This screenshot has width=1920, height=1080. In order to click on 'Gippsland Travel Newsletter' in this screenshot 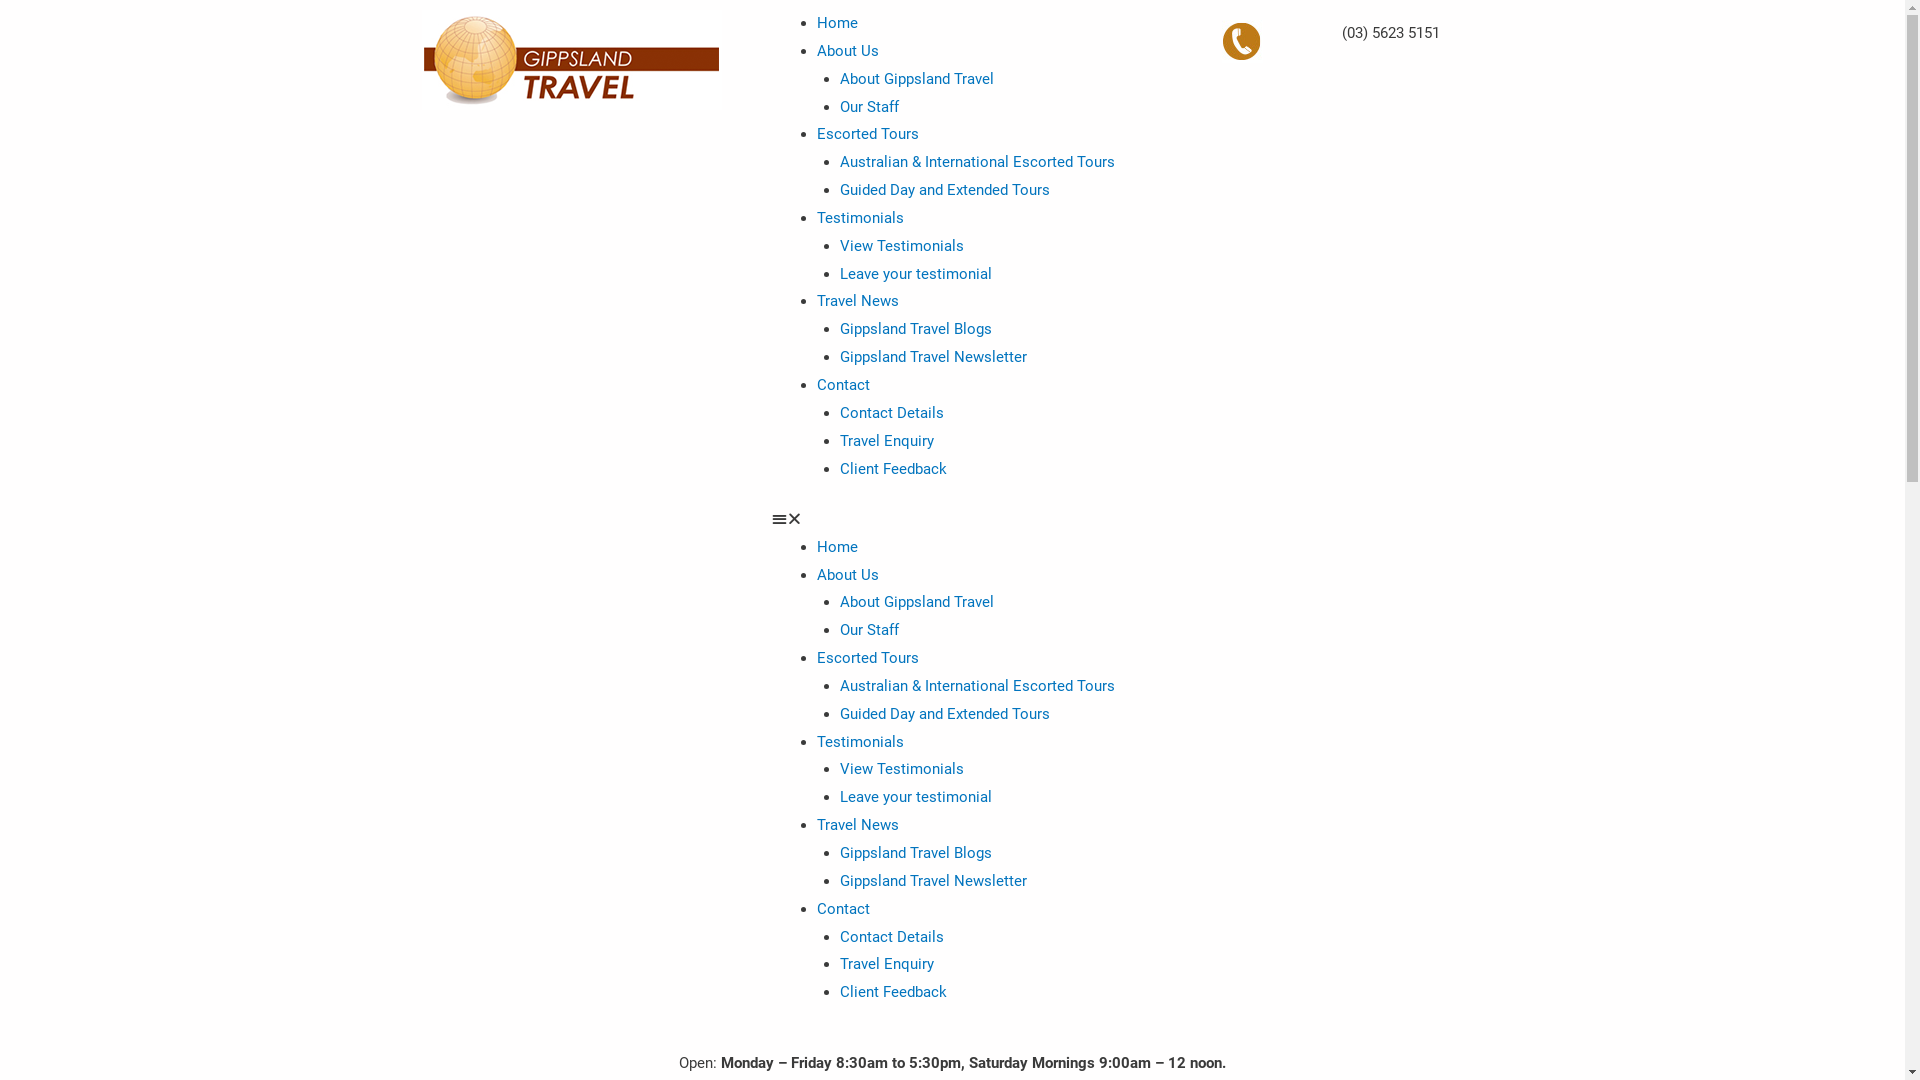, I will do `click(932, 356)`.